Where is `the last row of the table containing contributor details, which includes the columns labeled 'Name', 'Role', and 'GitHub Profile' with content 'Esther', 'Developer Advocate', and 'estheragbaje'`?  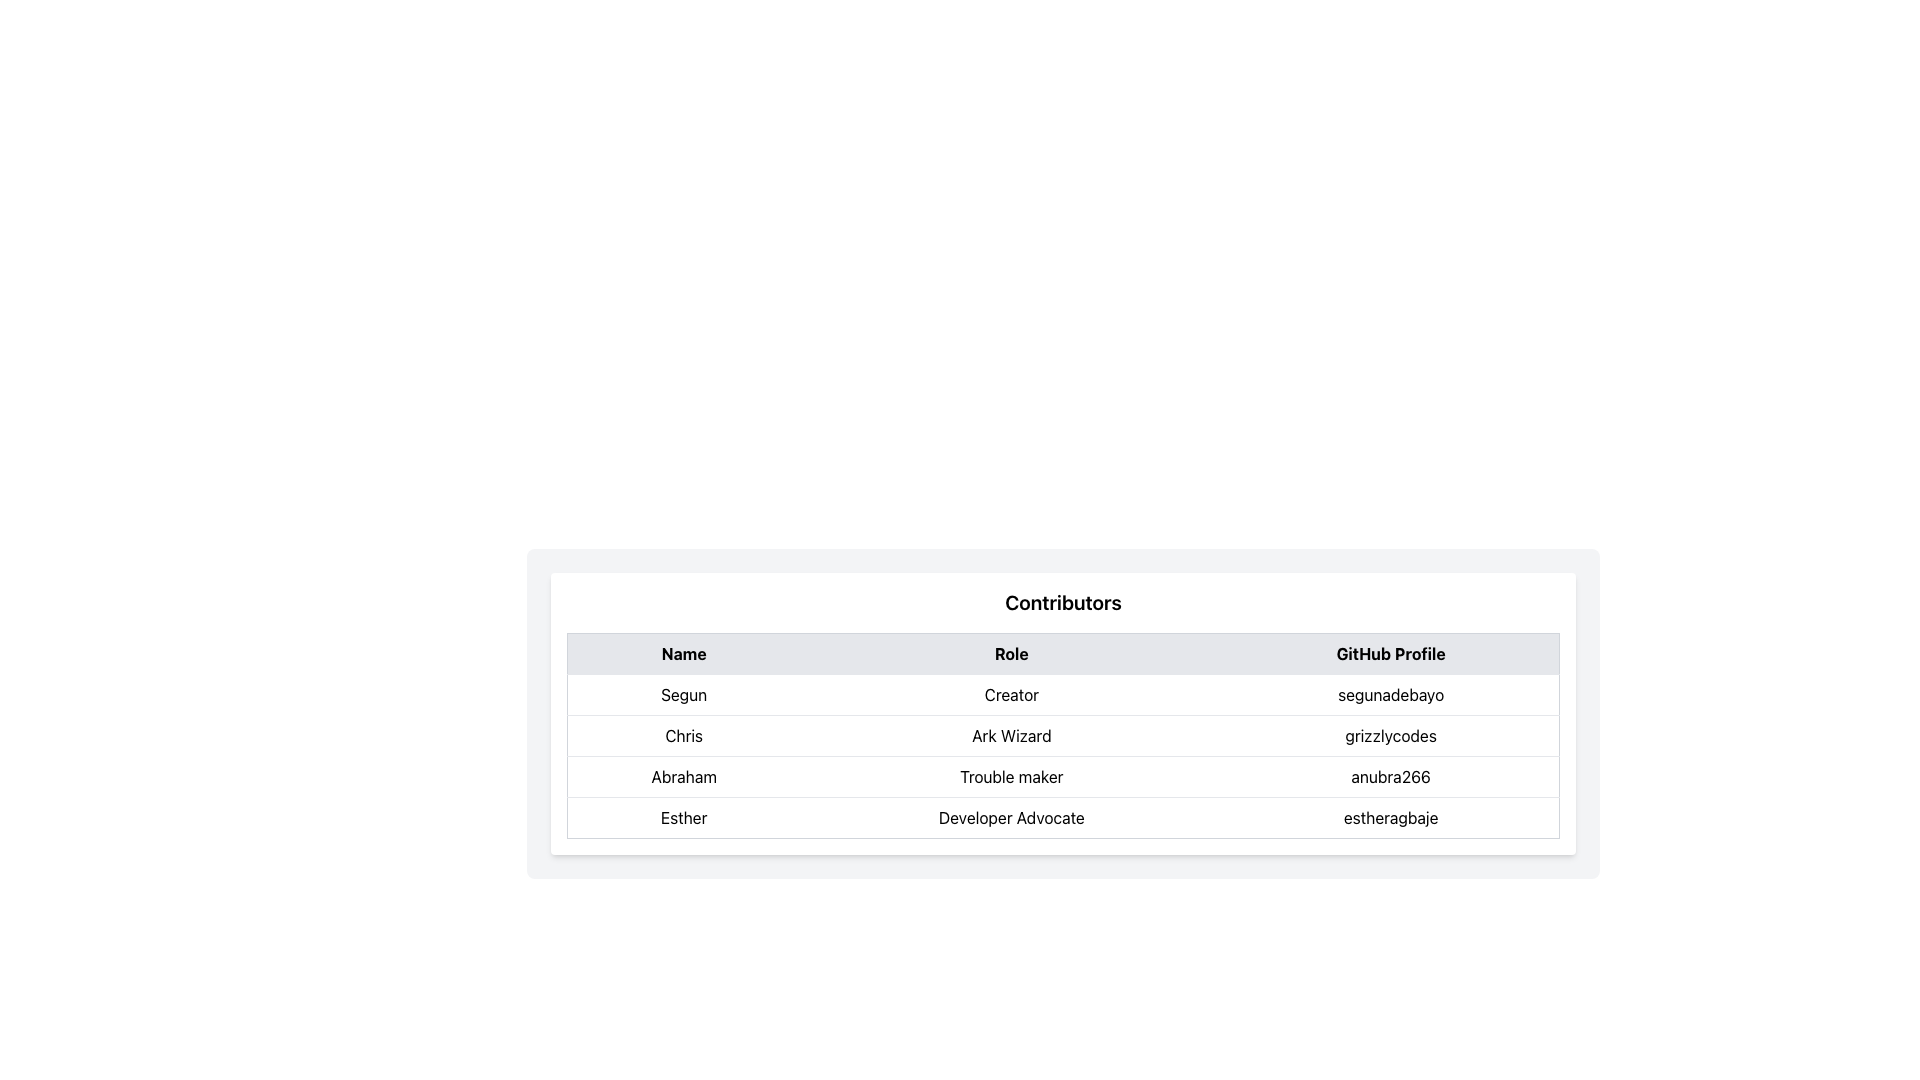 the last row of the table containing contributor details, which includes the columns labeled 'Name', 'Role', and 'GitHub Profile' with content 'Esther', 'Developer Advocate', and 'estheragbaje' is located at coordinates (1062, 817).